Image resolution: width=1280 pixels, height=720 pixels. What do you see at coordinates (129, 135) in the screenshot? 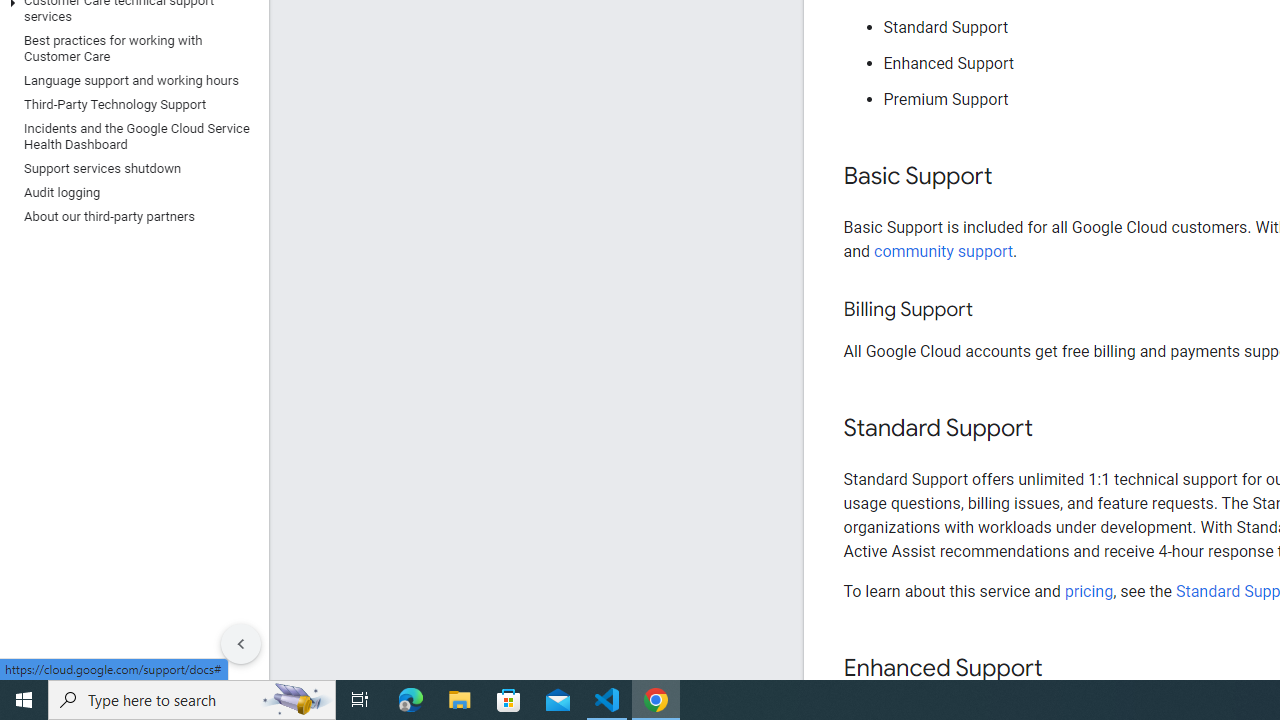
I see `'Incidents and the Google Cloud Service Health Dashboard'` at bounding box center [129, 135].